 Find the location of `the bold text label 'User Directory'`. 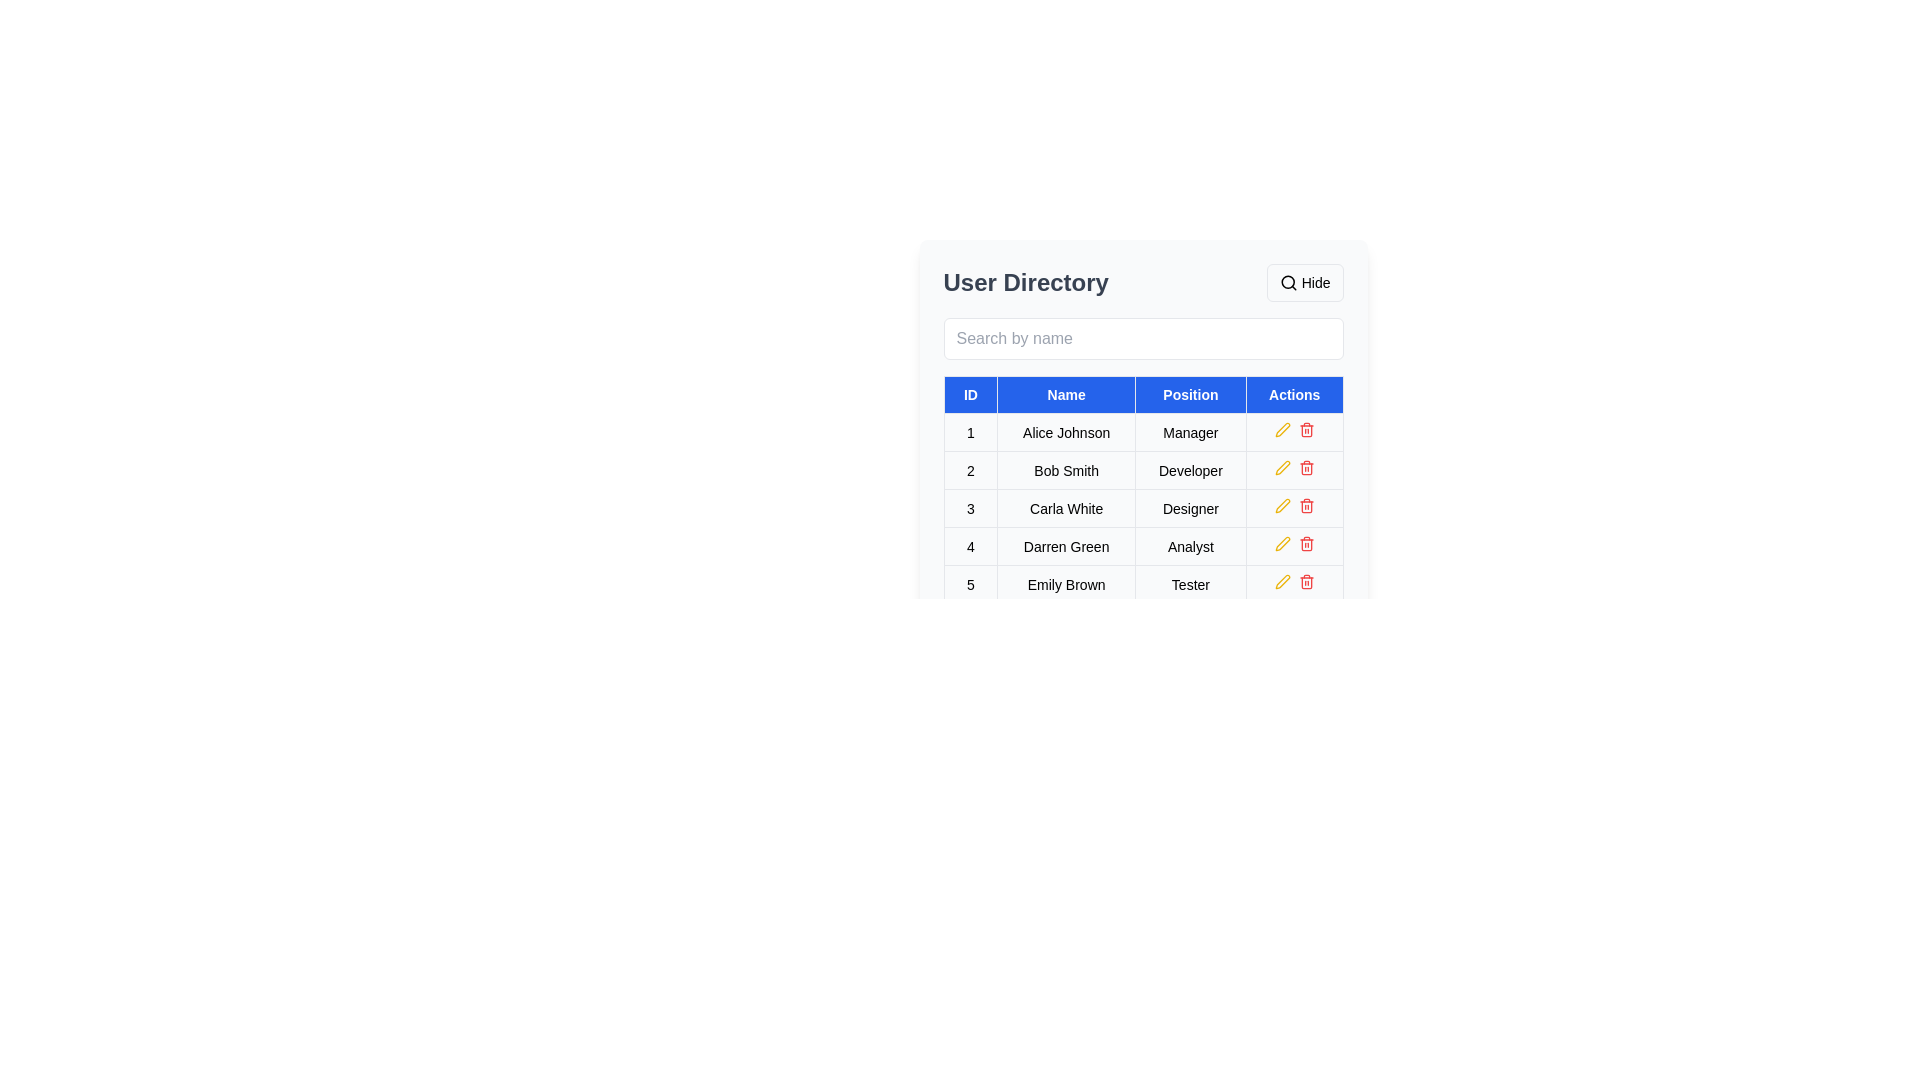

the bold text label 'User Directory' is located at coordinates (1026, 282).